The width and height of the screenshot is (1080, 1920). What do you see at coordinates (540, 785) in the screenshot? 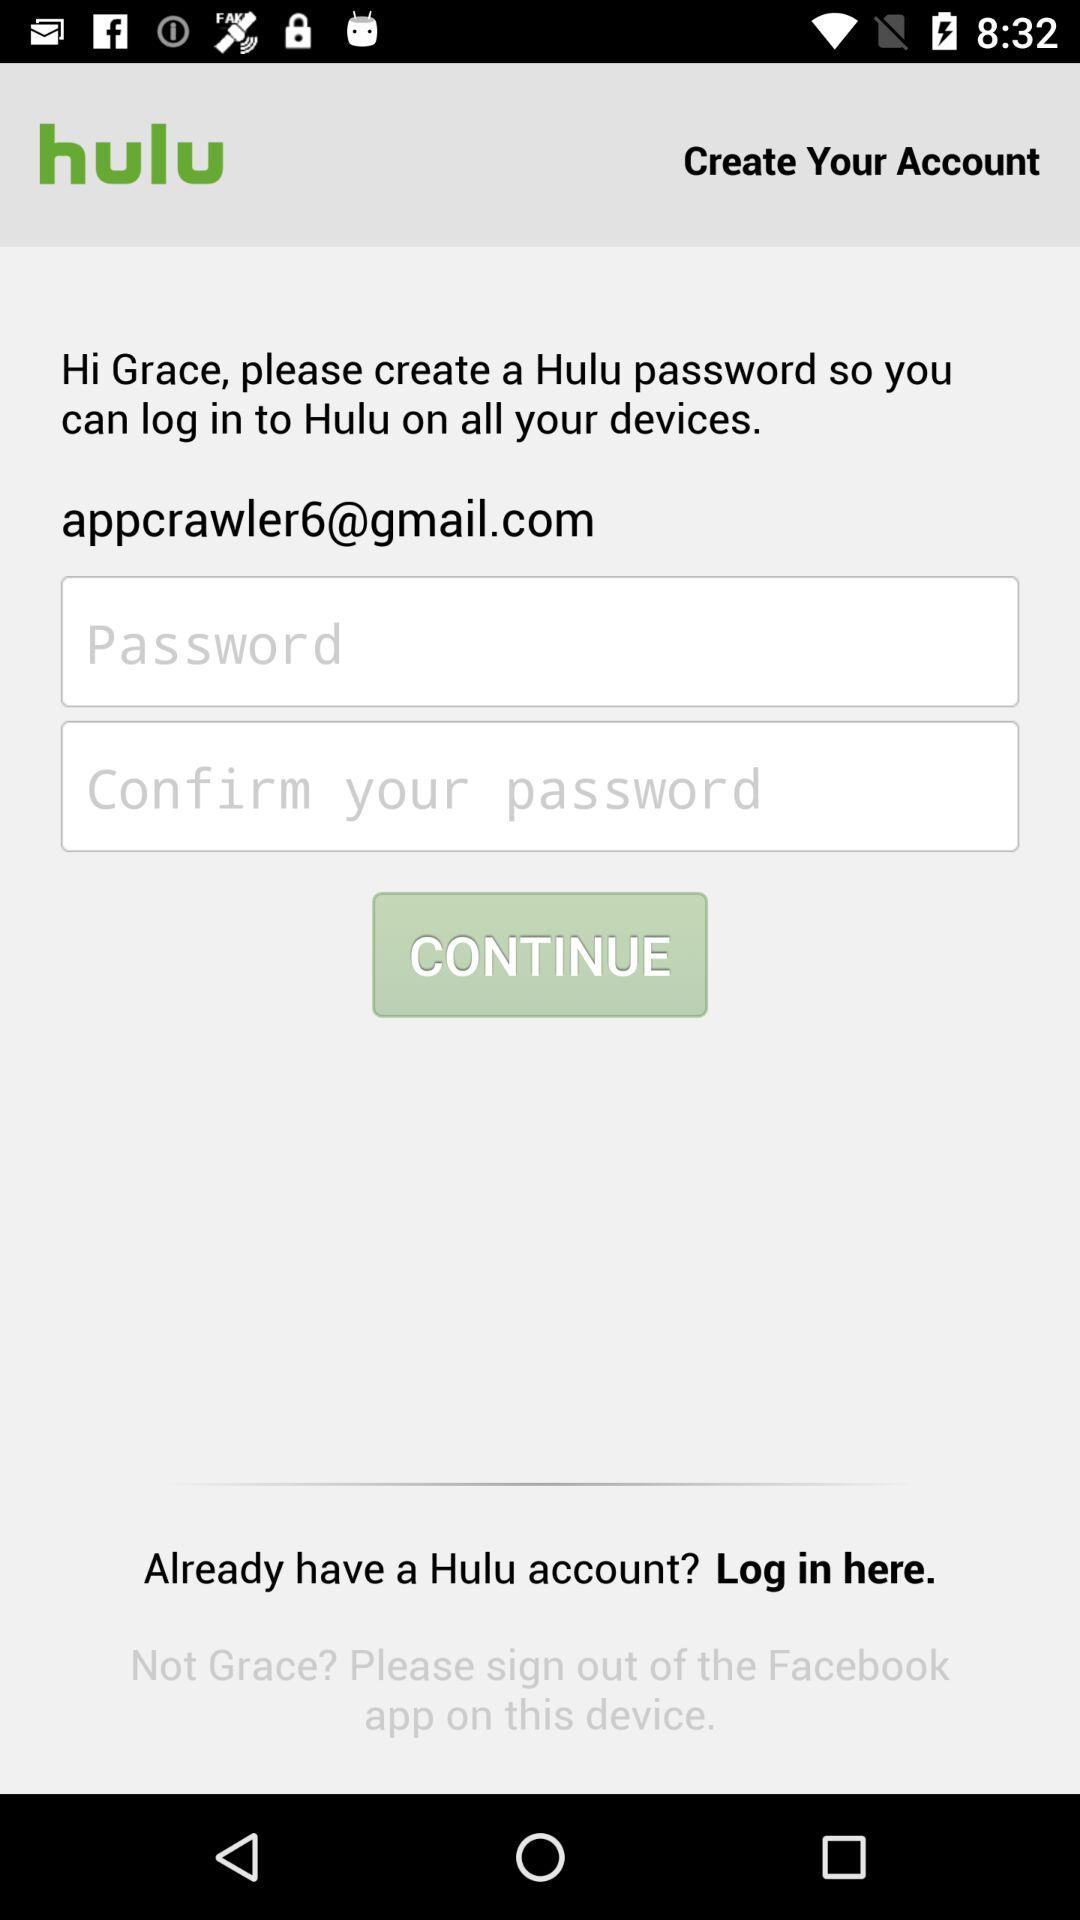
I see `confirm password again` at bounding box center [540, 785].